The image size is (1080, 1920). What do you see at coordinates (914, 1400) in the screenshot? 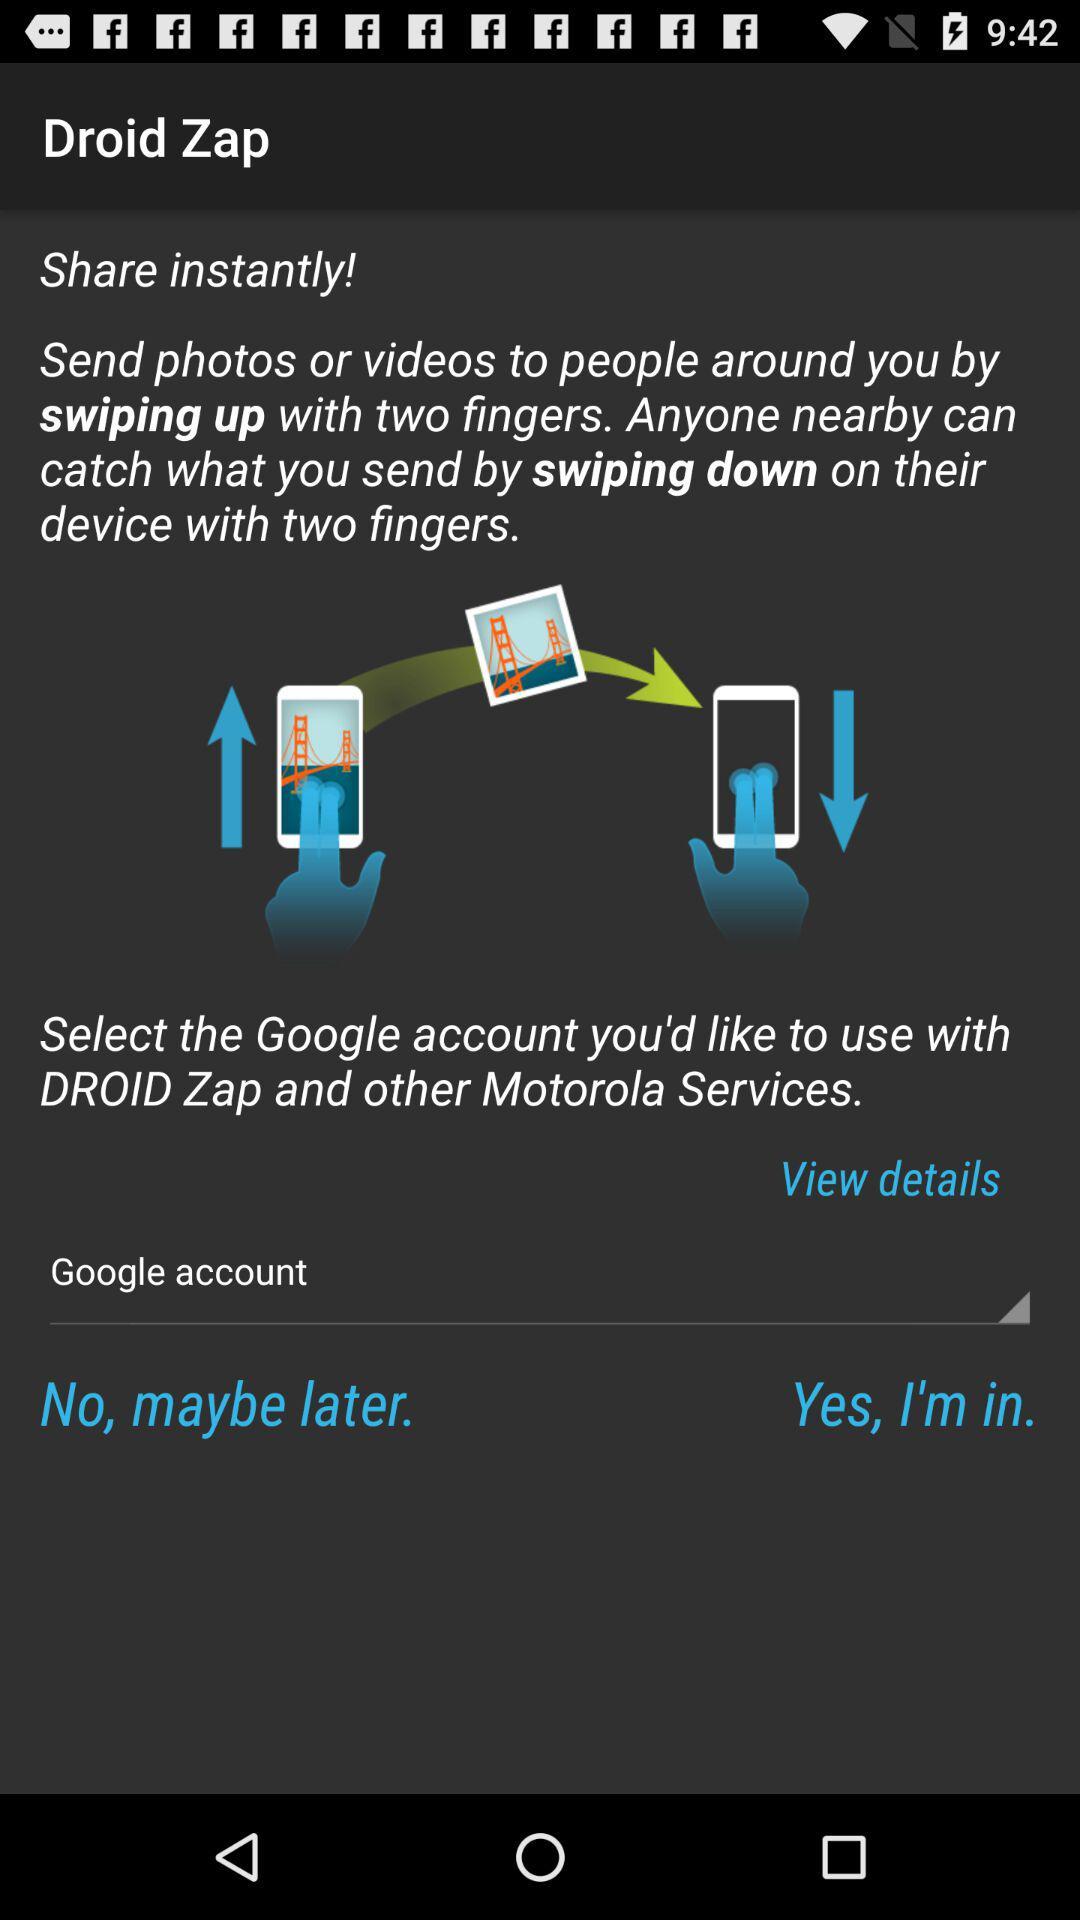
I see `item next to the no, maybe later. icon` at bounding box center [914, 1400].